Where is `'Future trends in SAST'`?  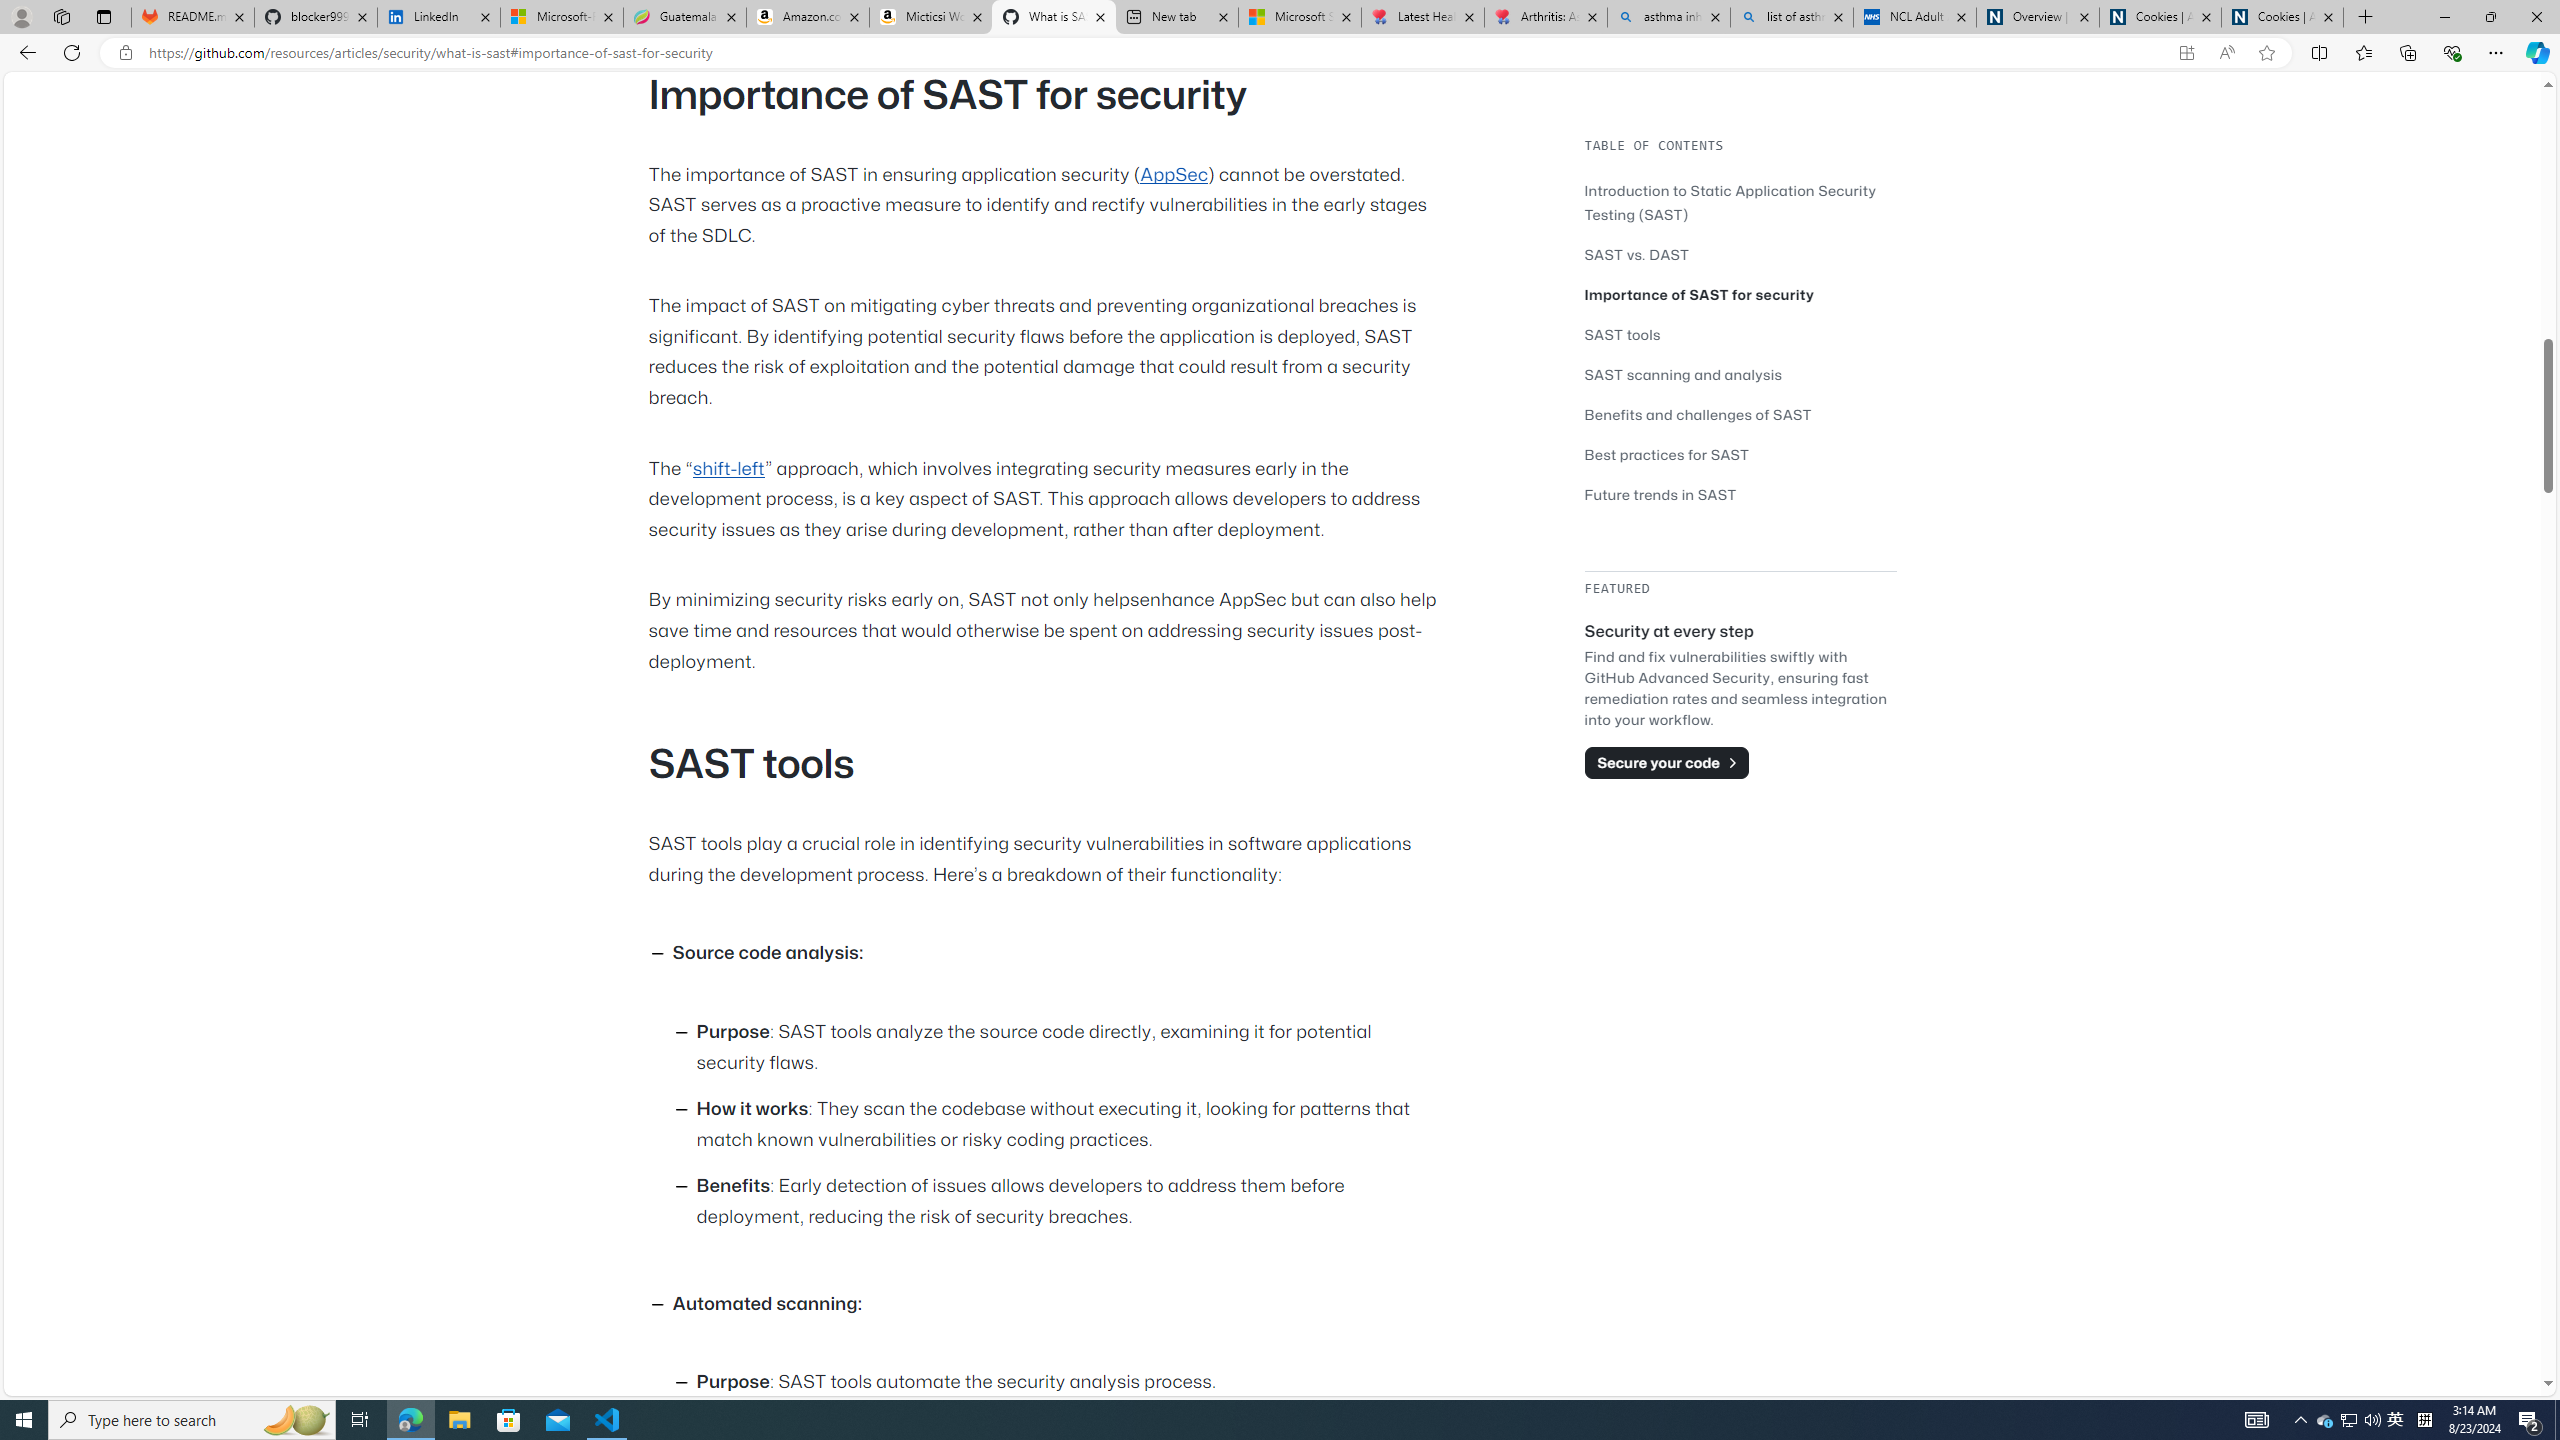 'Future trends in SAST' is located at coordinates (1660, 494).